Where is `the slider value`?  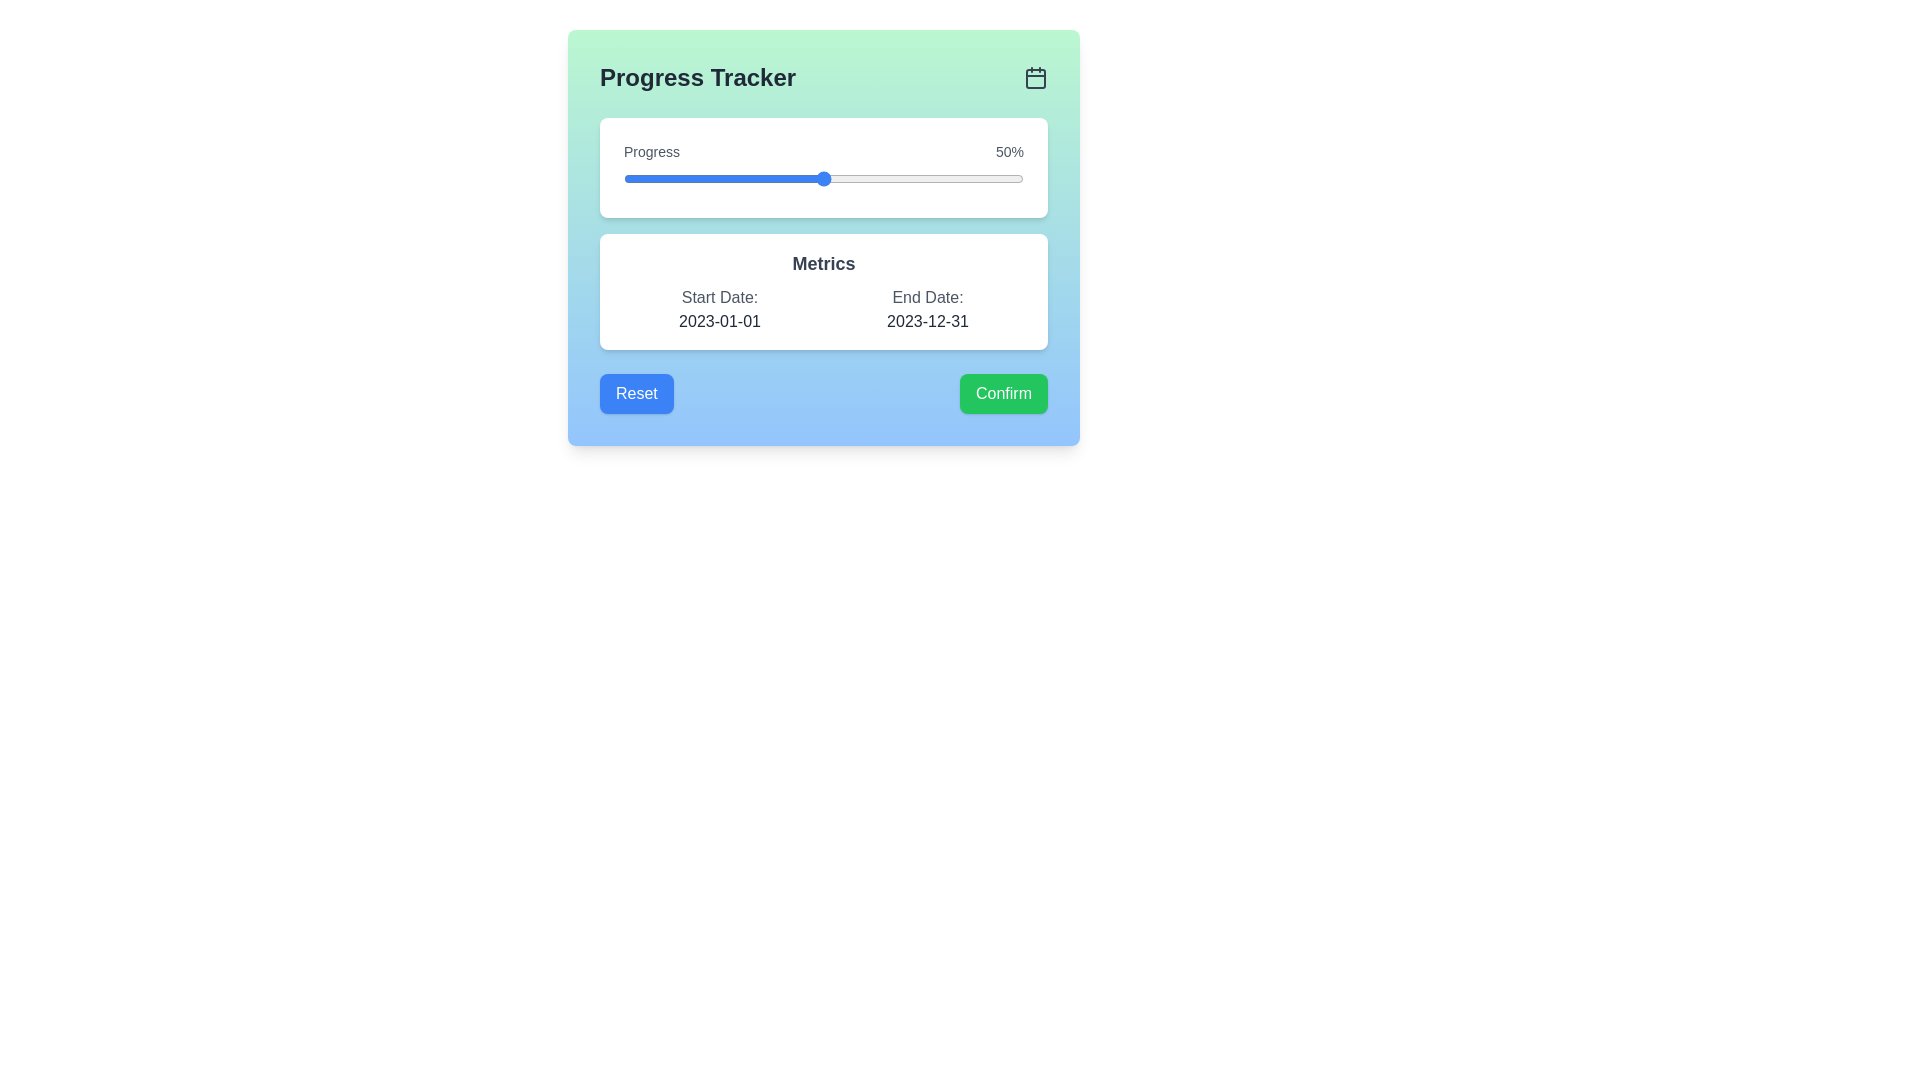 the slider value is located at coordinates (919, 177).